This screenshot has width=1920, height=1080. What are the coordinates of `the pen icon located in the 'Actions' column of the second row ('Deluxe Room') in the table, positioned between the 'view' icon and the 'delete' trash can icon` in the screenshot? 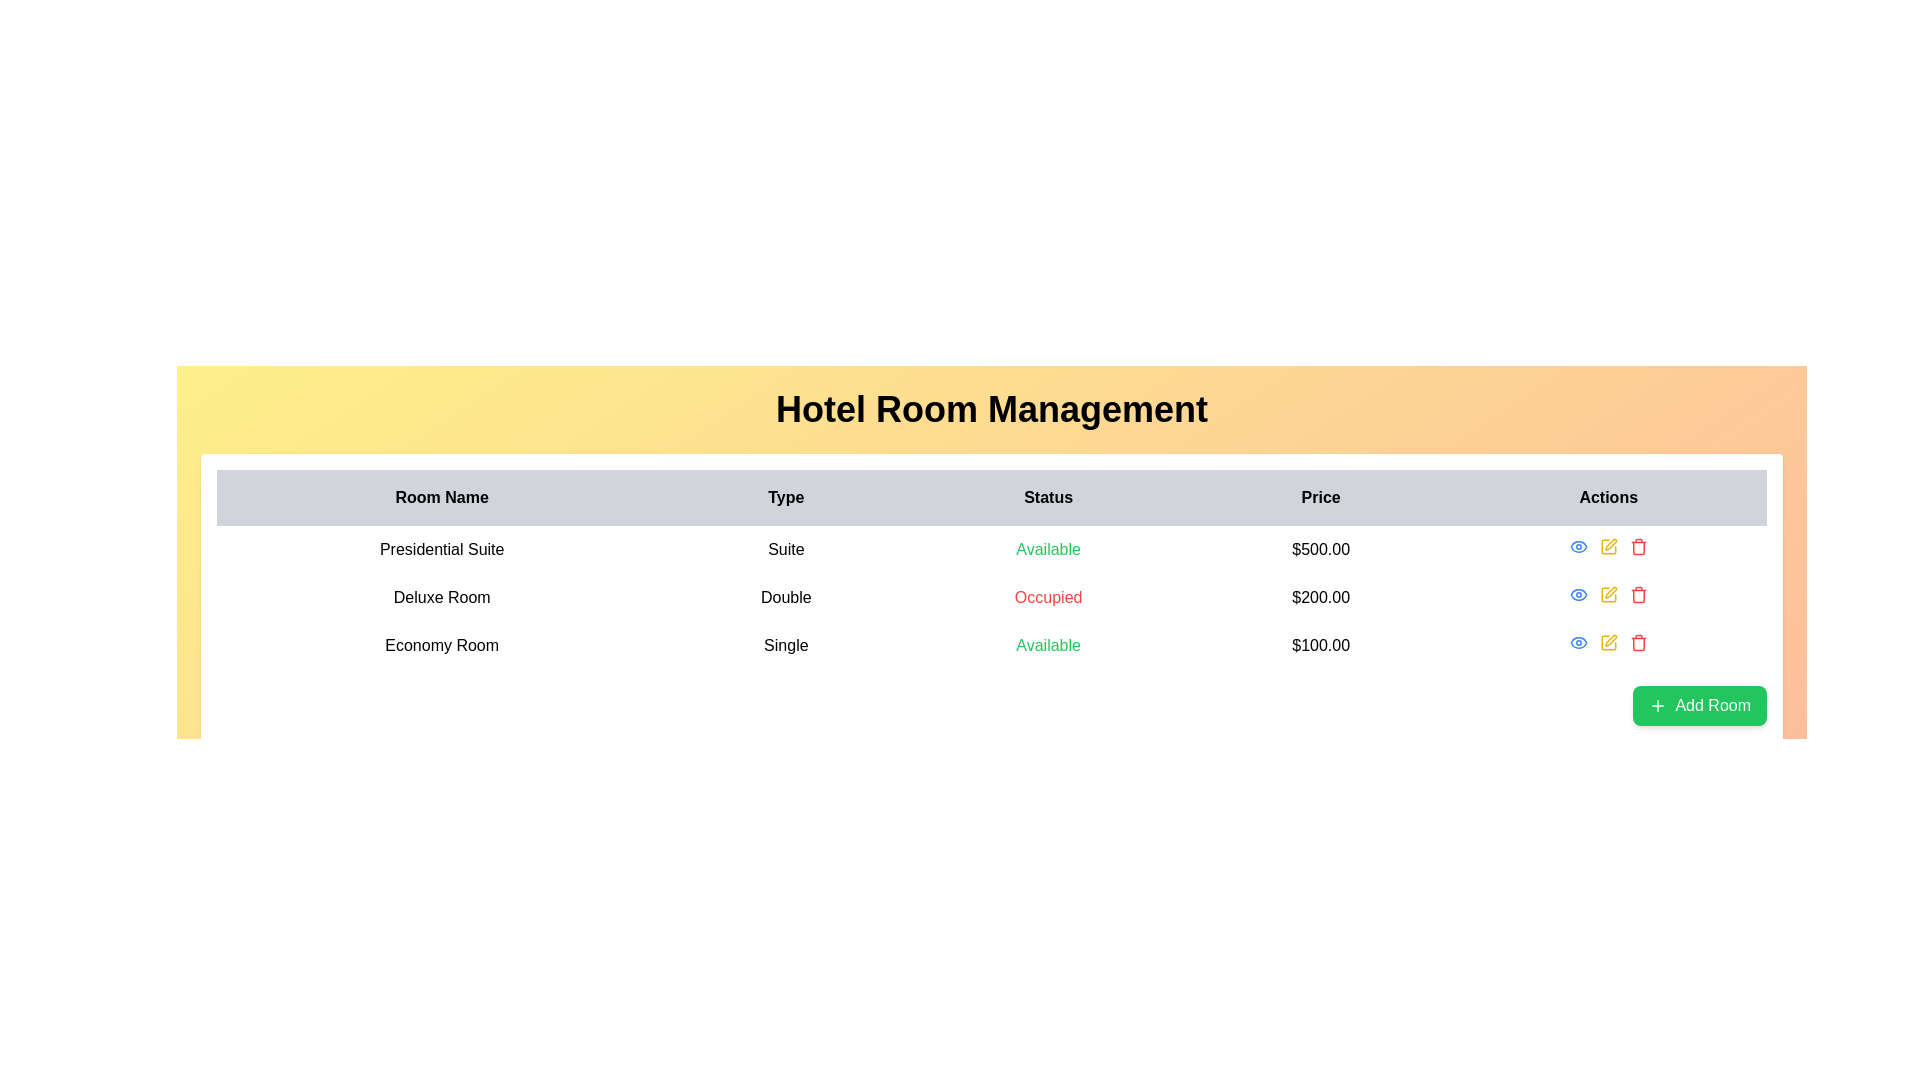 It's located at (1610, 591).